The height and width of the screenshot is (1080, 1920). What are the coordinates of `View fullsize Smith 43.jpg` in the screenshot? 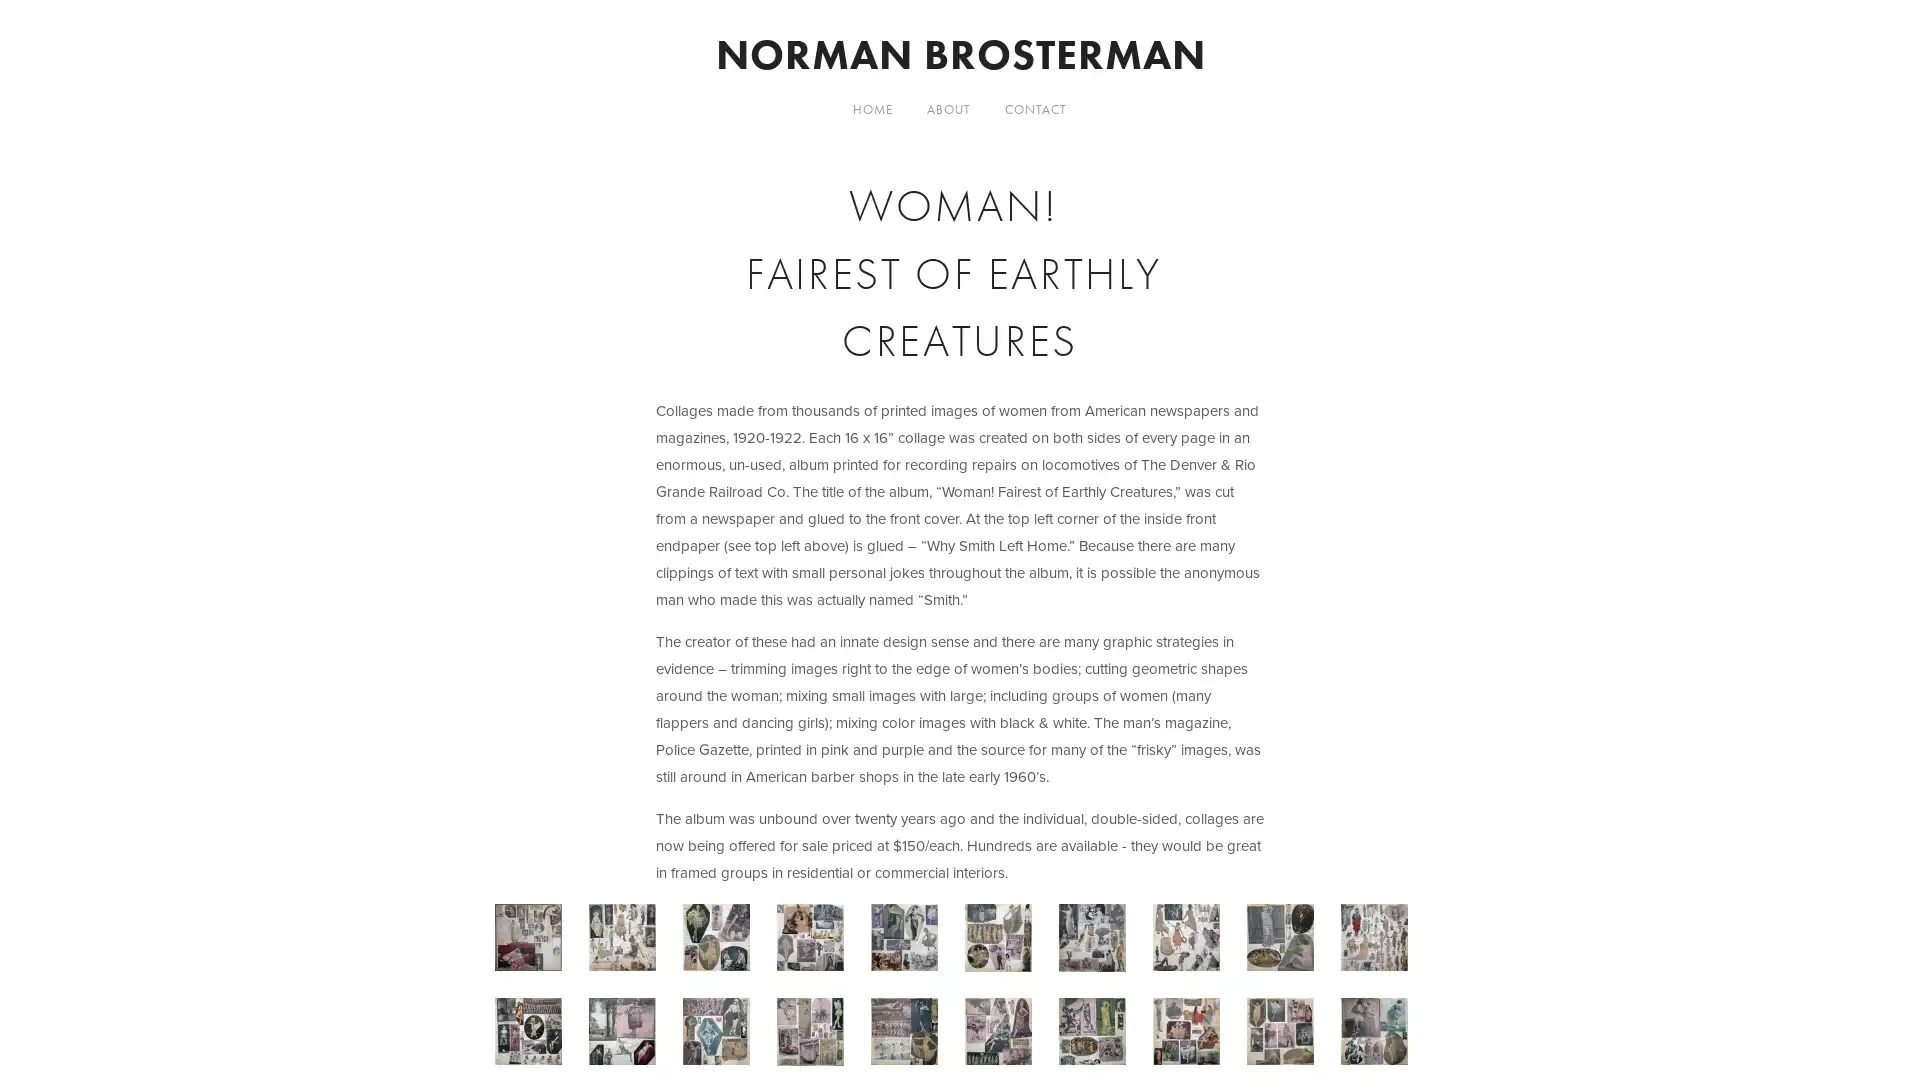 It's located at (723, 945).